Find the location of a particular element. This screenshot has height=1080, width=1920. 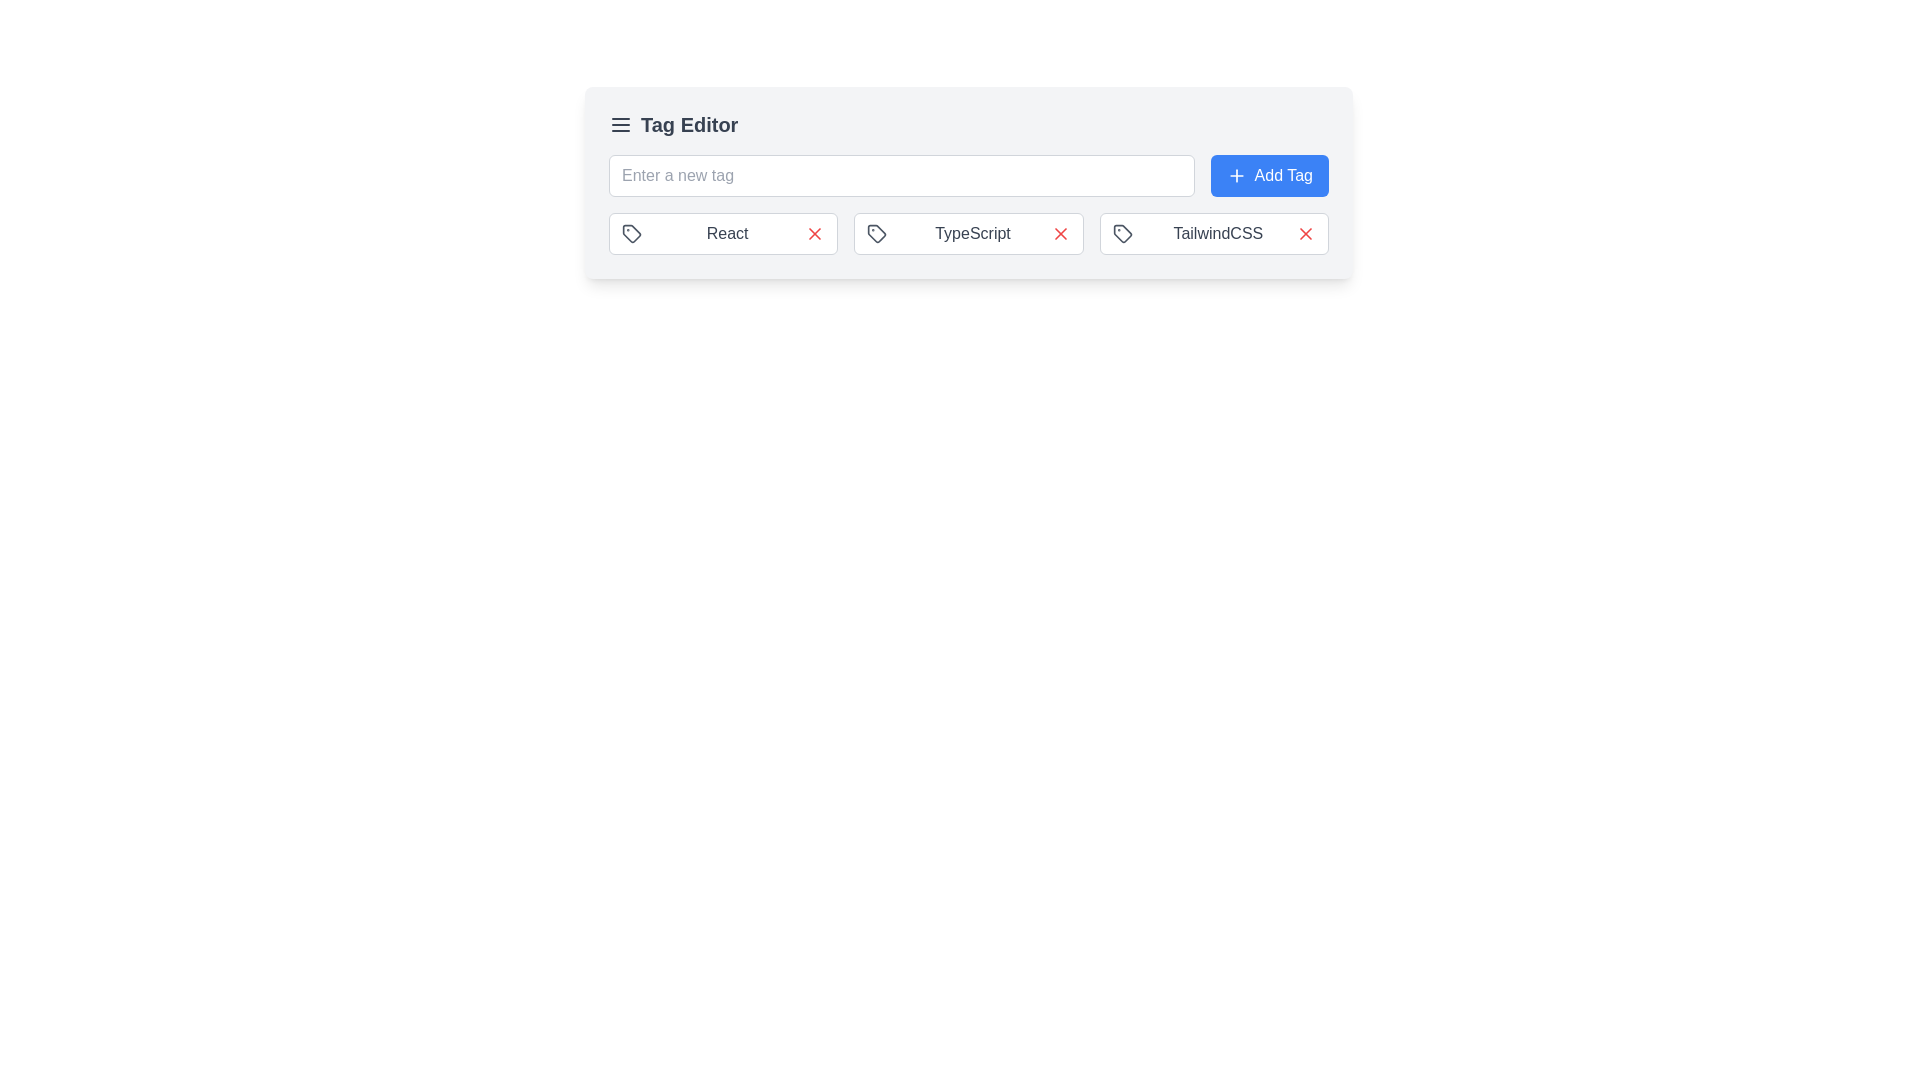

the 'Add Tag' button, which has a blue background, rounded corners, and white text with a plus icon, located to the right of the 'Enter a new tag' input field is located at coordinates (1268, 175).